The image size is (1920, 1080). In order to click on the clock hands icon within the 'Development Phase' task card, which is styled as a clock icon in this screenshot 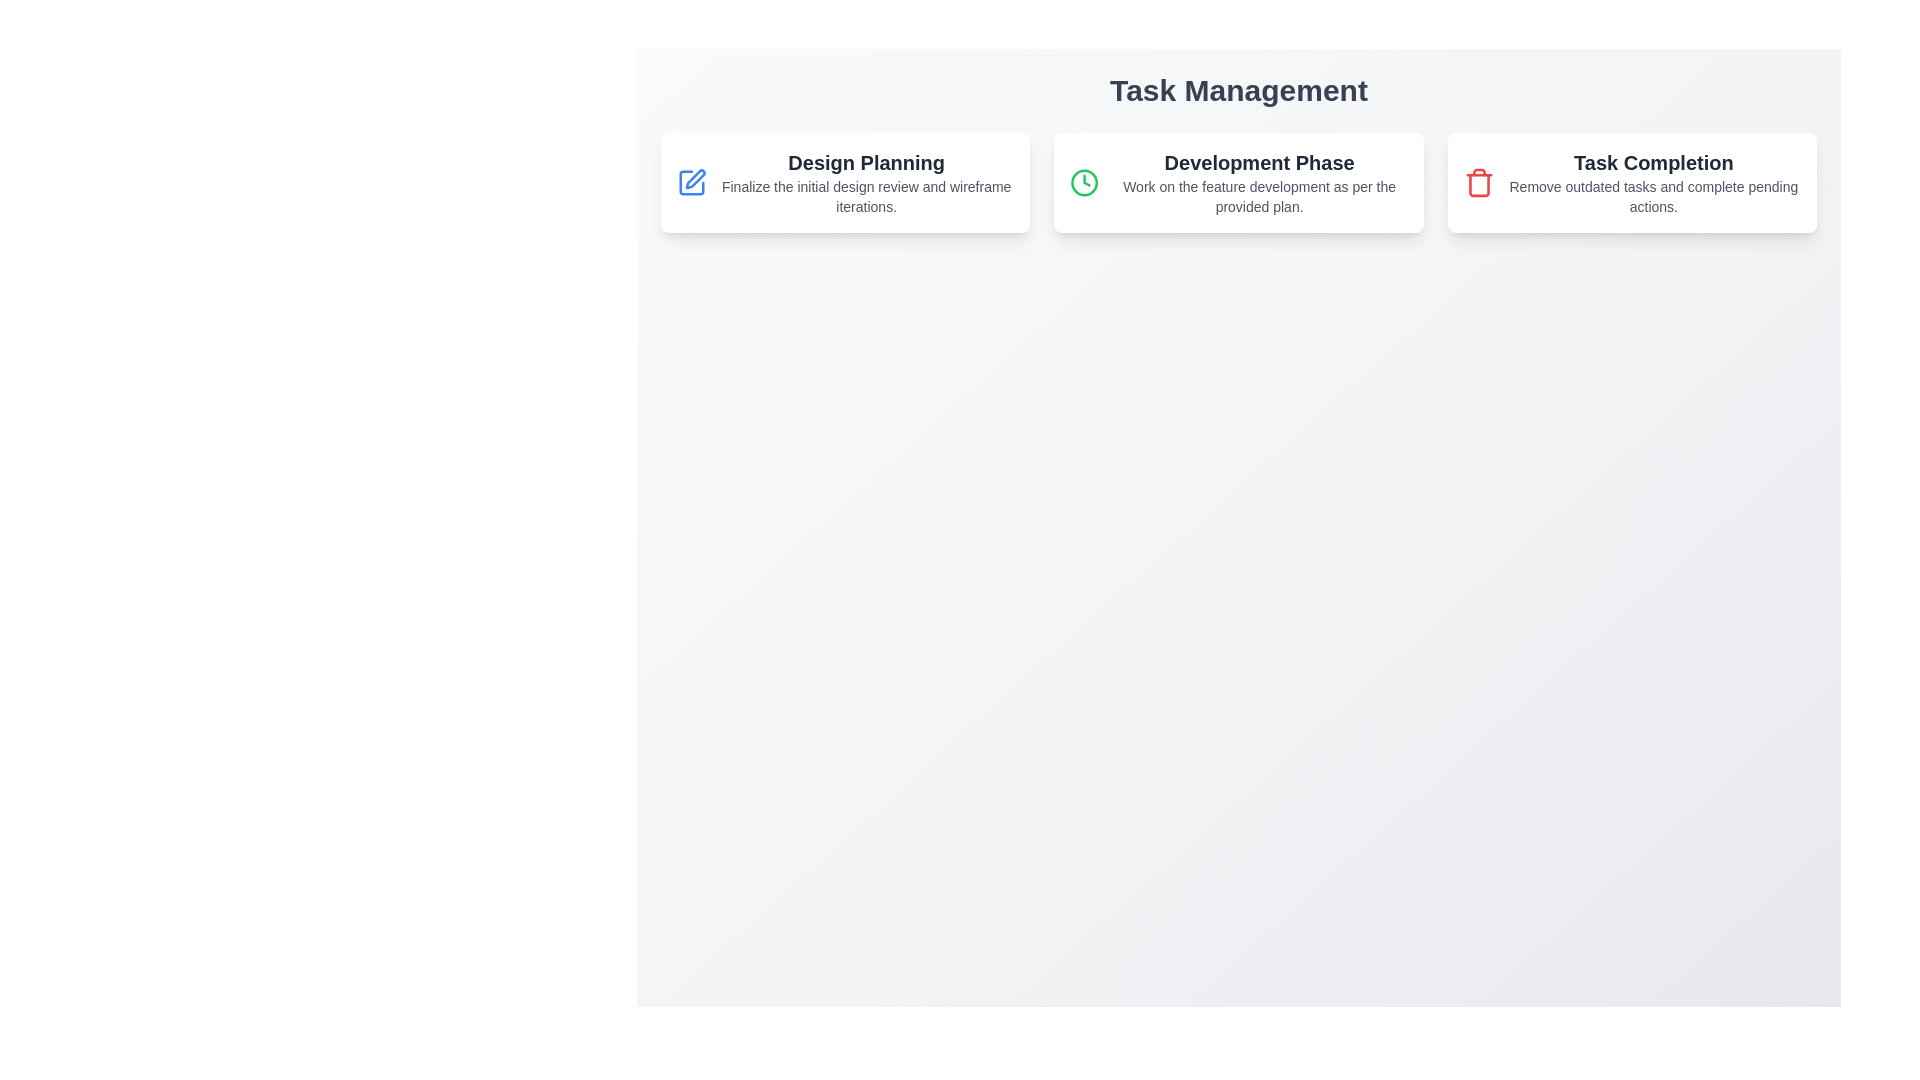, I will do `click(1086, 180)`.